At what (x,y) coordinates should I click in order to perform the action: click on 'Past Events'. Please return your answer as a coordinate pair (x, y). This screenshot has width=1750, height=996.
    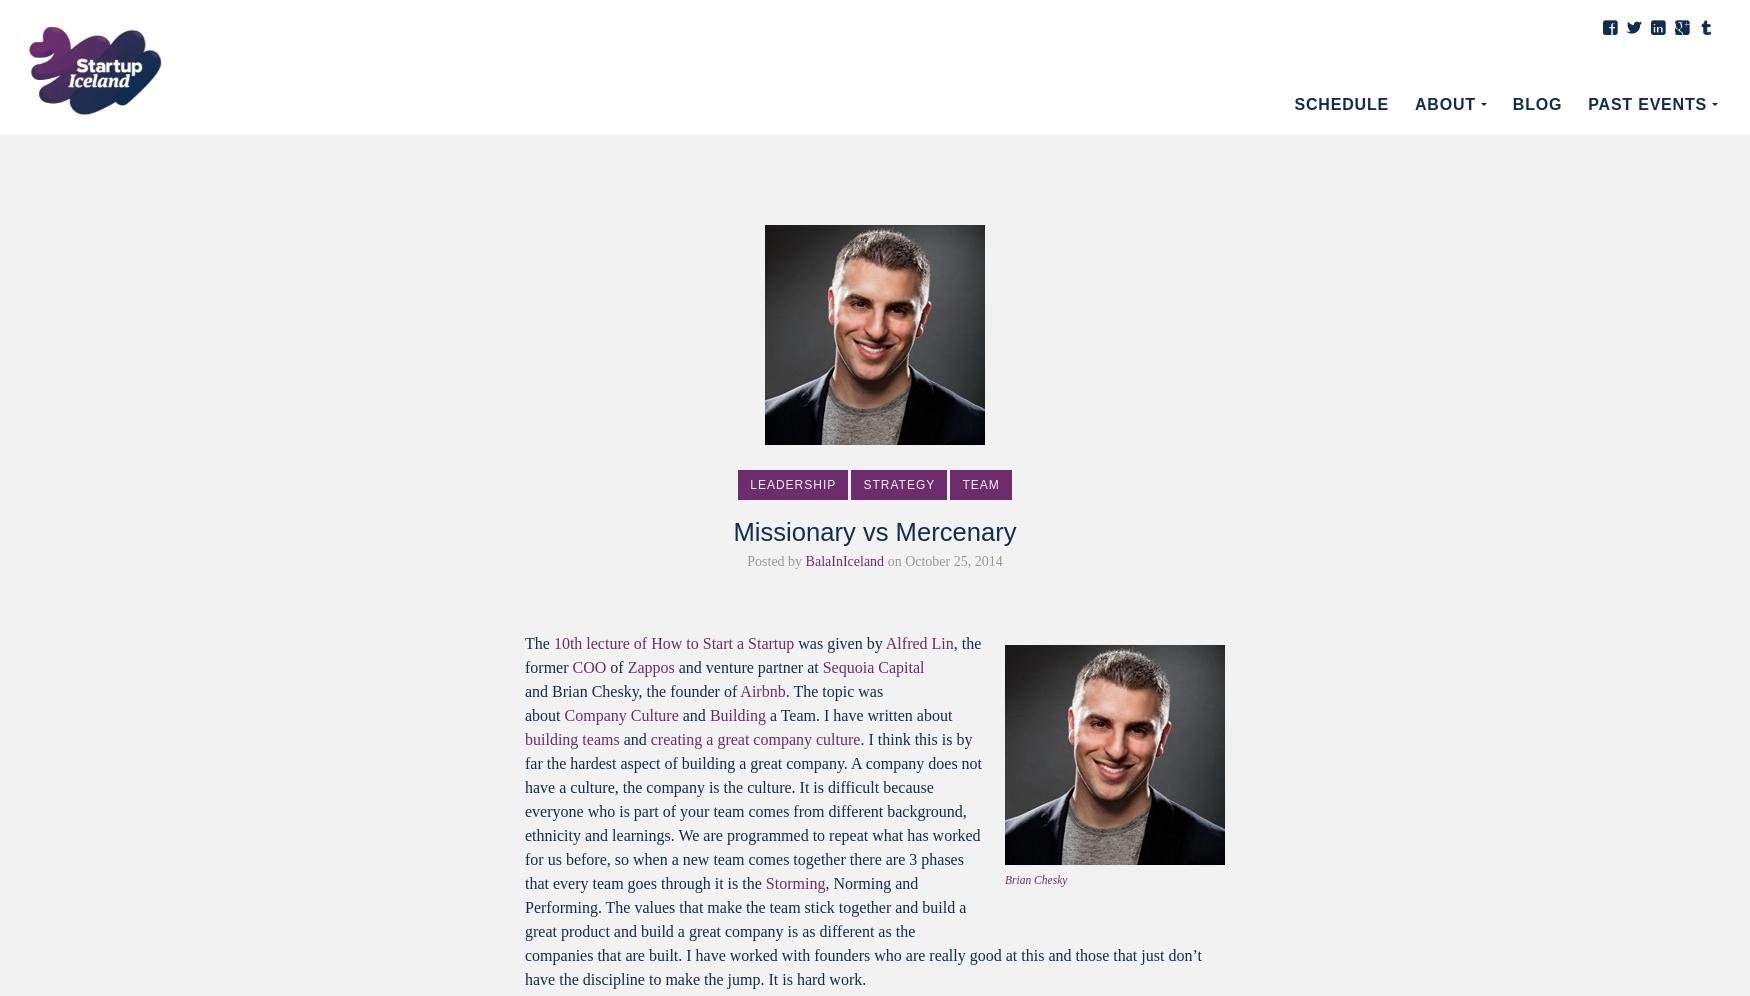
    Looking at the image, I should click on (1646, 104).